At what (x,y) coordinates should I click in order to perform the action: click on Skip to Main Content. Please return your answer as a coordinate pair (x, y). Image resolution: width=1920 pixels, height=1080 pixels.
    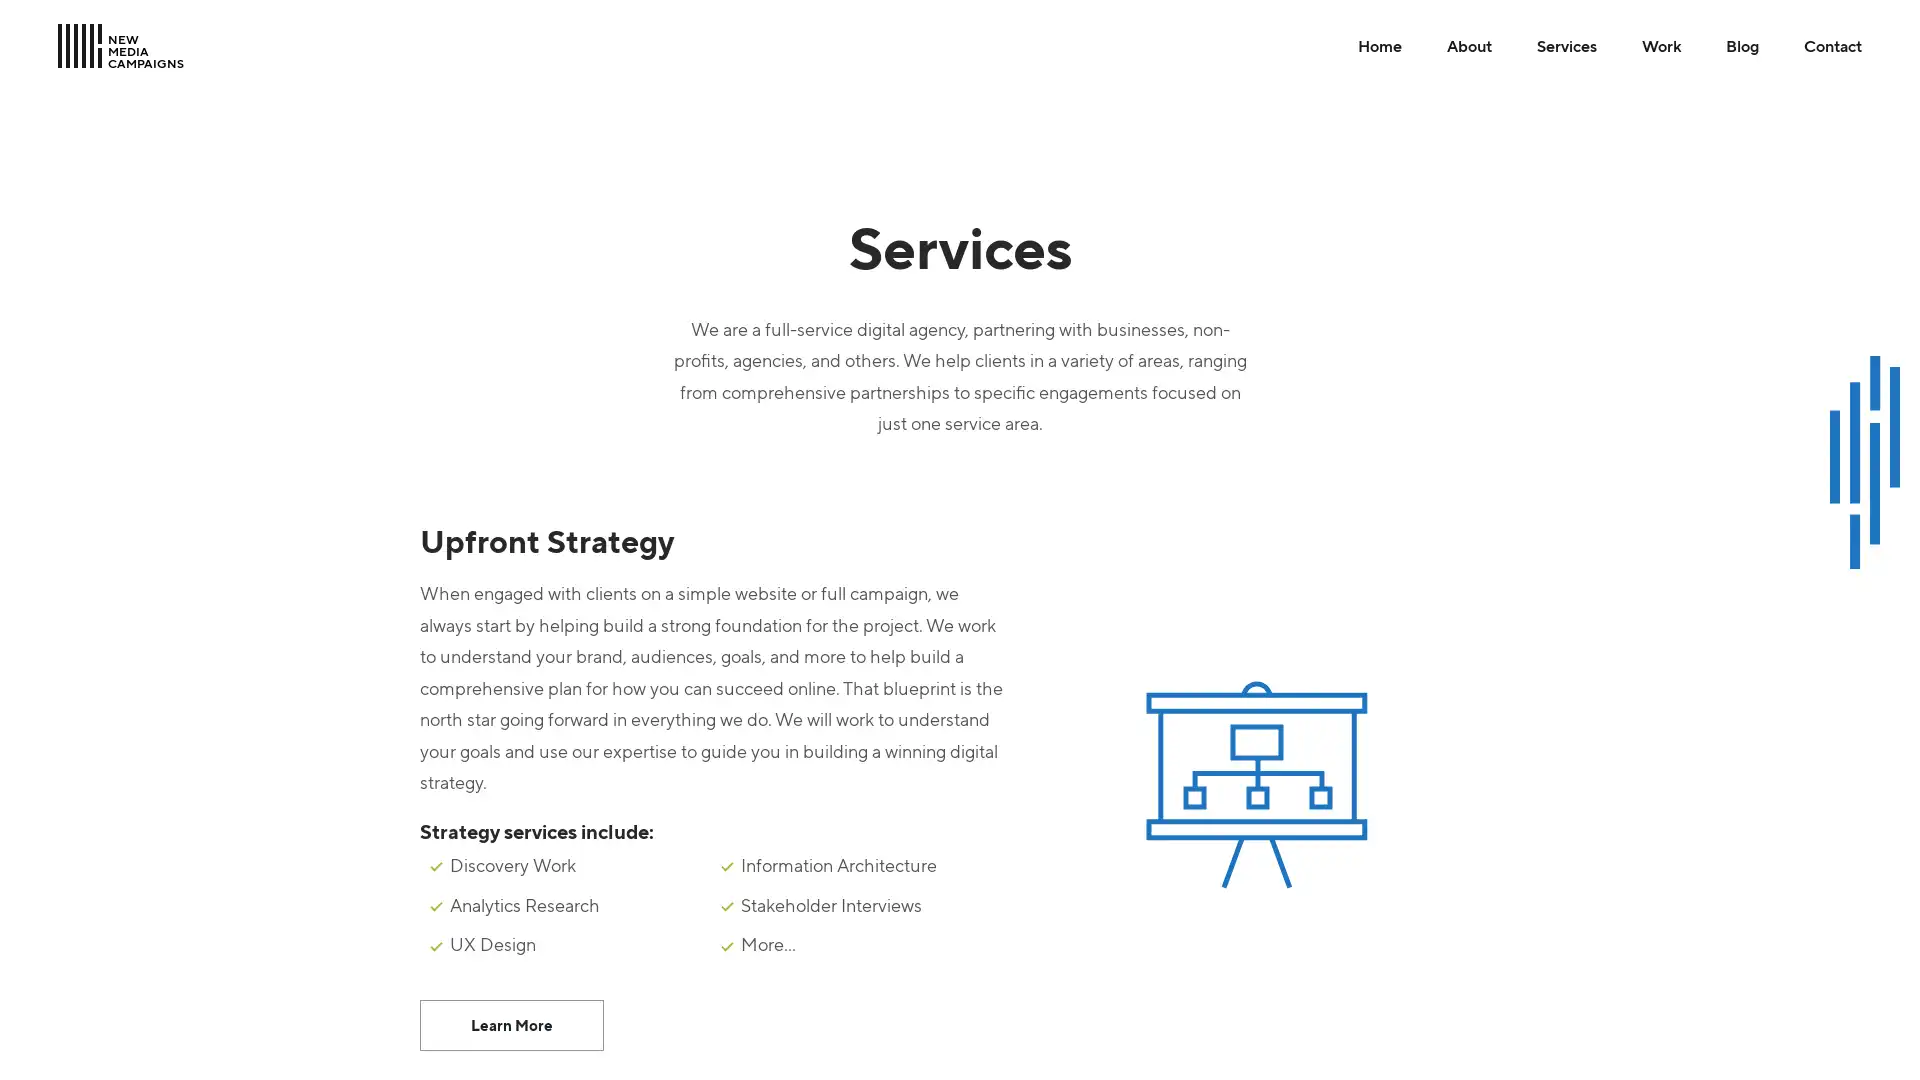
    Looking at the image, I should click on (20, 20).